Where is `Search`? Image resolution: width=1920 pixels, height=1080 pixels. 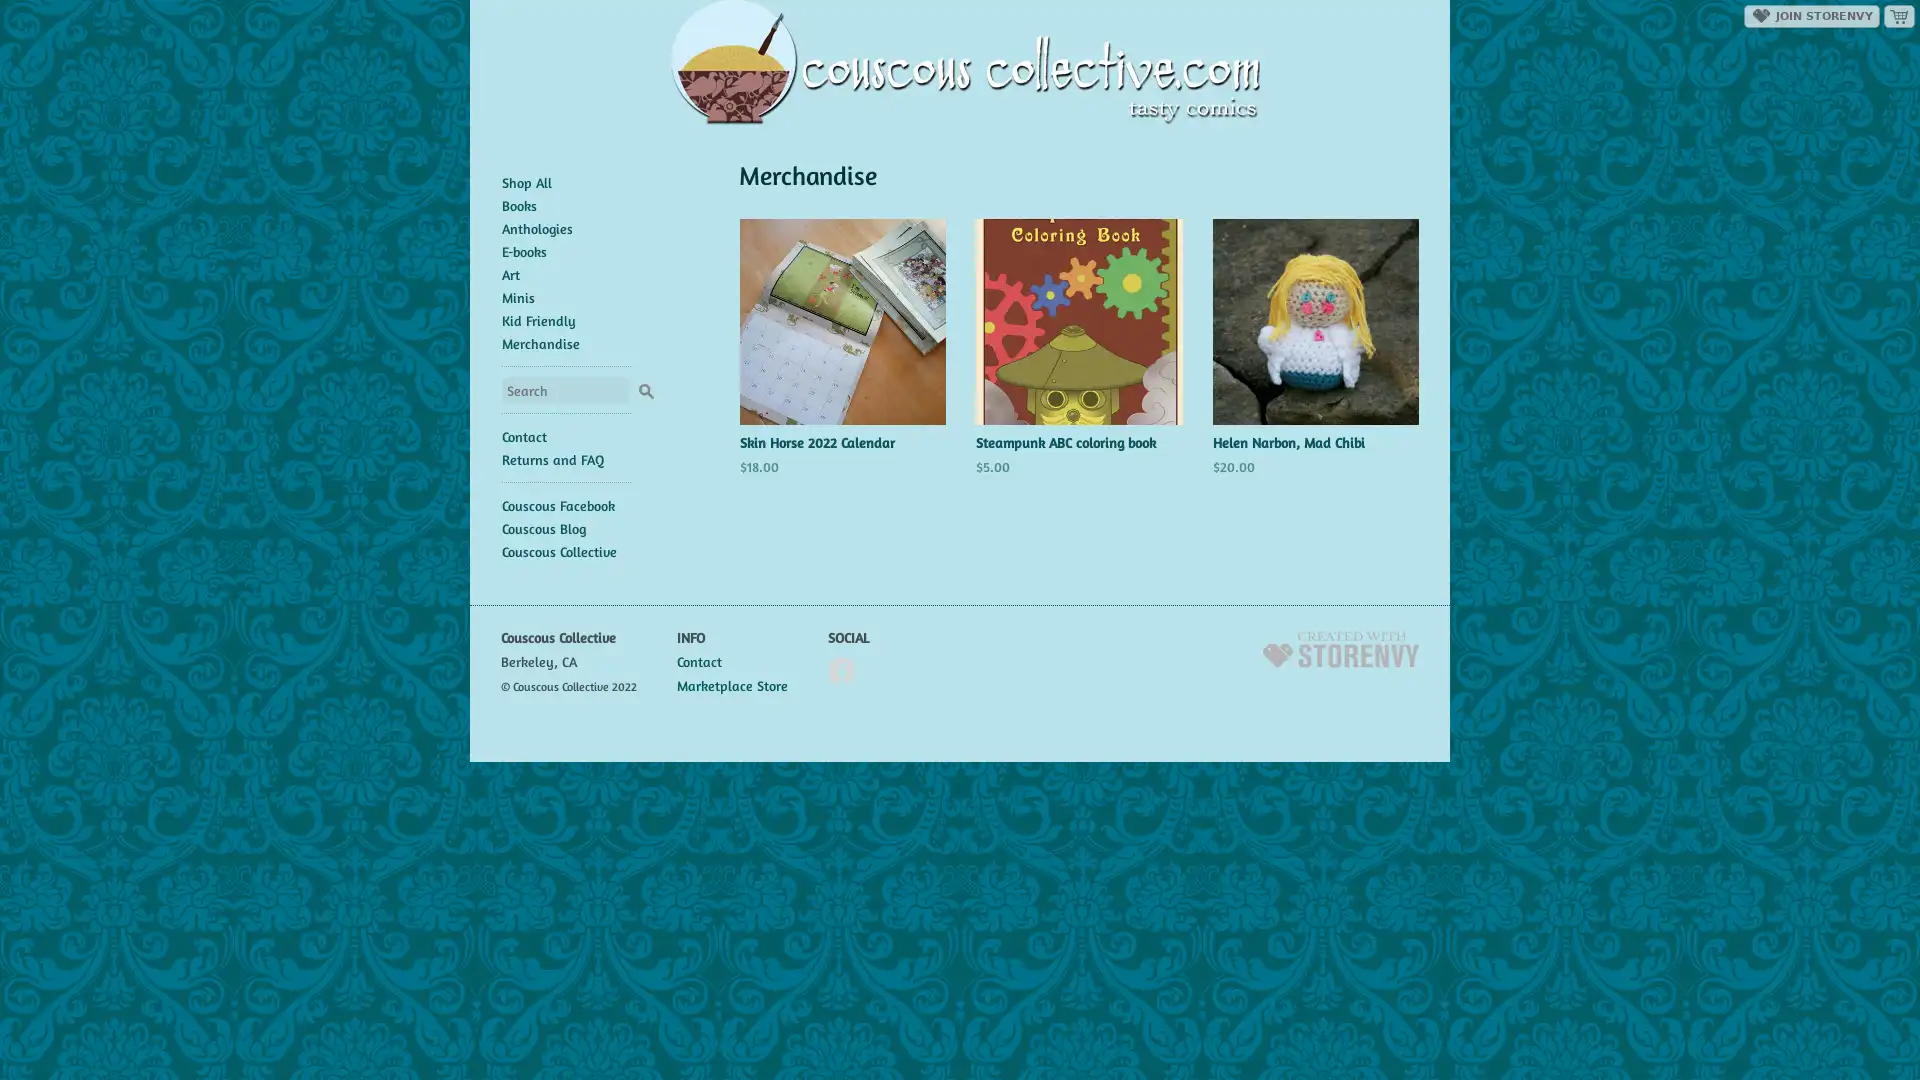 Search is located at coordinates (645, 388).